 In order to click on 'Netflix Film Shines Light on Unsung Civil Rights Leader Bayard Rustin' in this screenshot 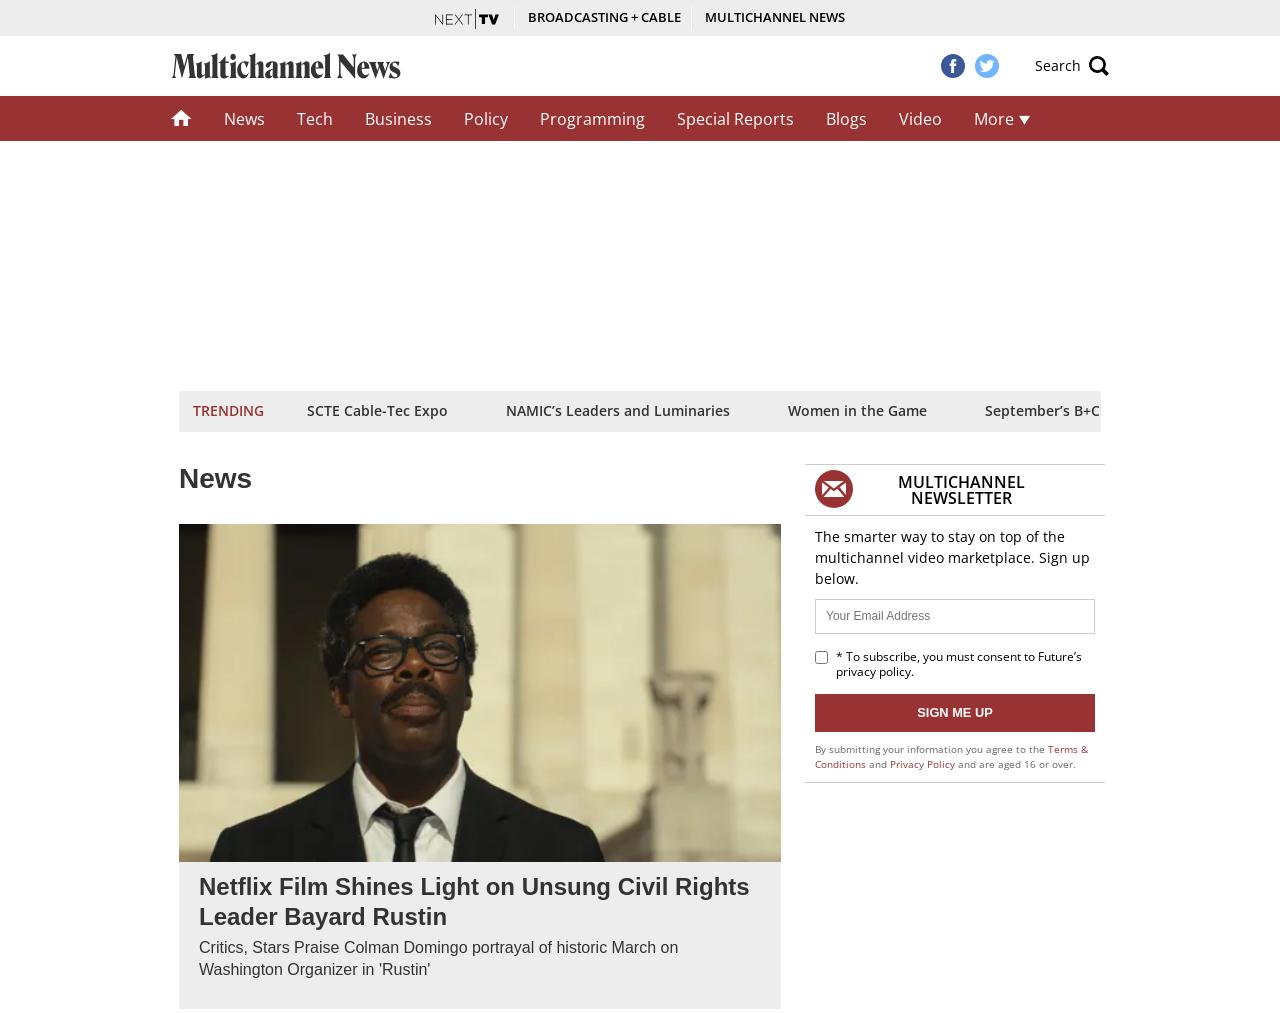, I will do `click(472, 900)`.